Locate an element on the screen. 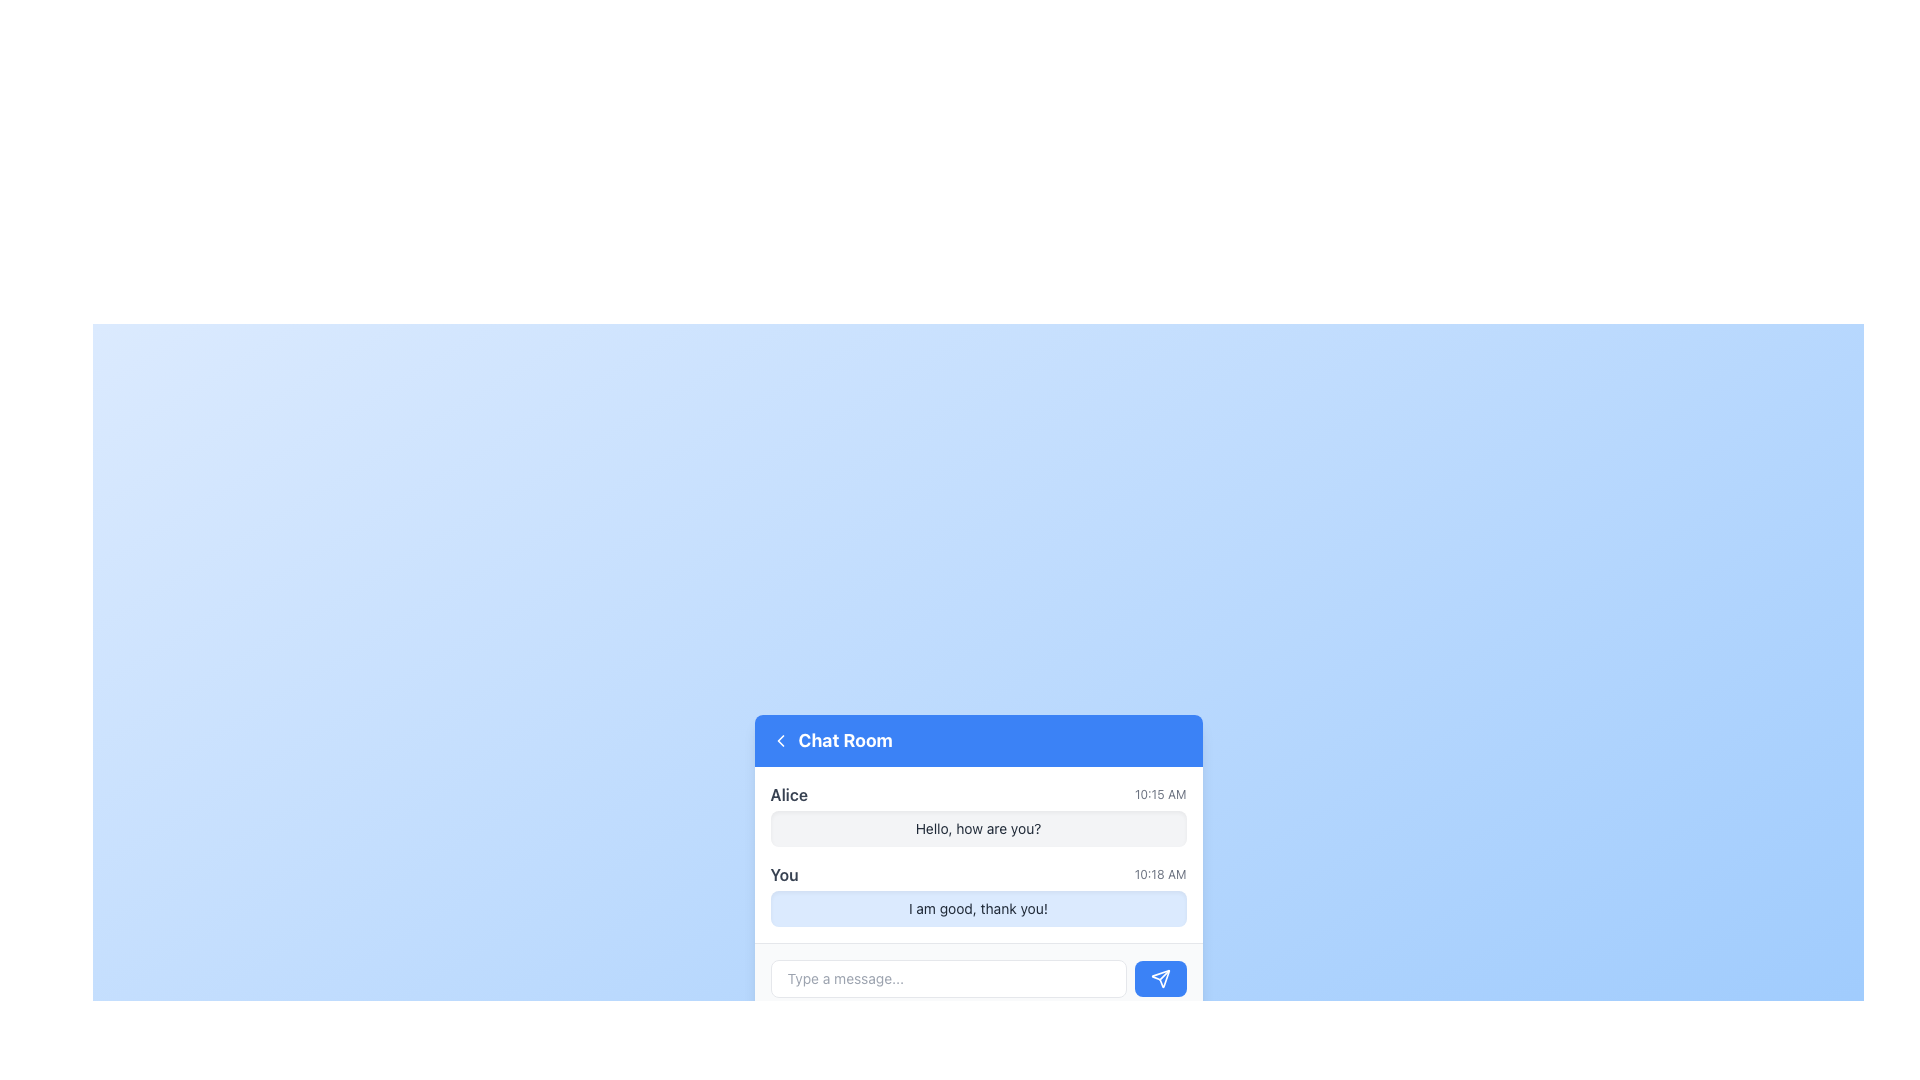 The height and width of the screenshot is (1080, 1920). the chat message displayed with the text 'I am good, thank you!' from 'You', which is the second message in the sequence, positioned below 'Hello, how are you?' from 'Alice' is located at coordinates (978, 893).